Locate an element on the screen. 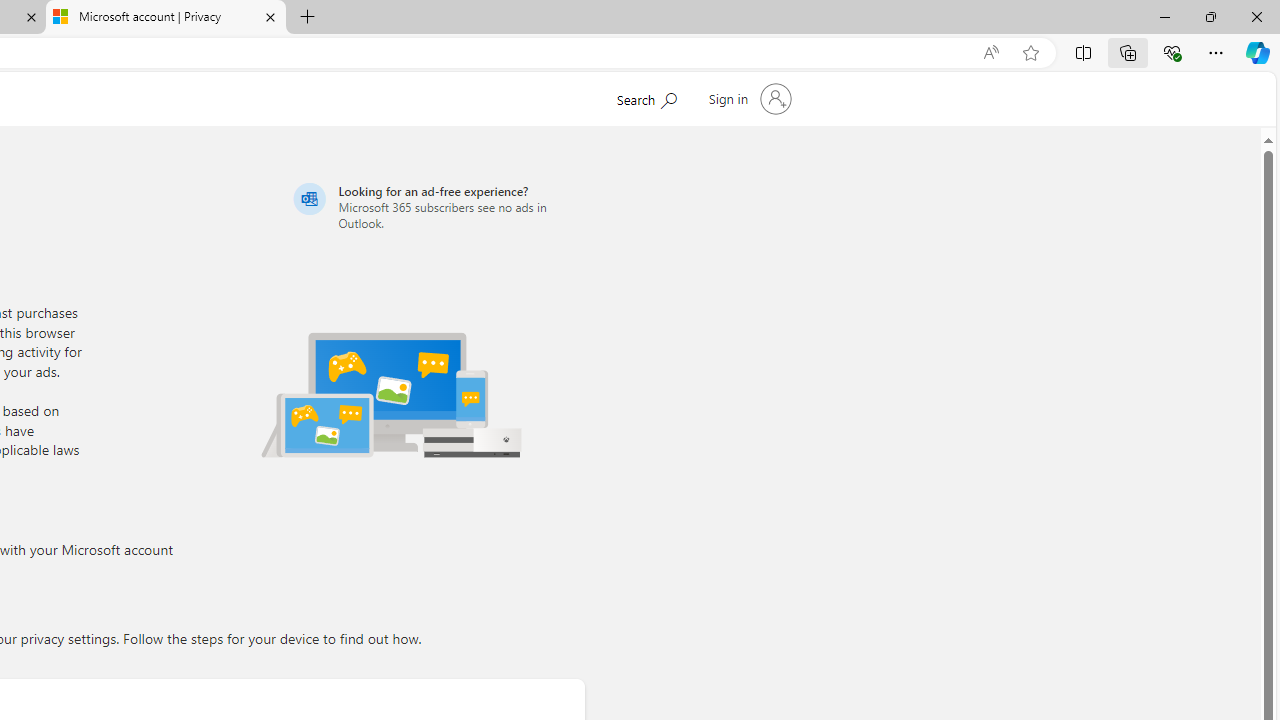  'Looking for an ad-free experience?' is located at coordinates (435, 206).